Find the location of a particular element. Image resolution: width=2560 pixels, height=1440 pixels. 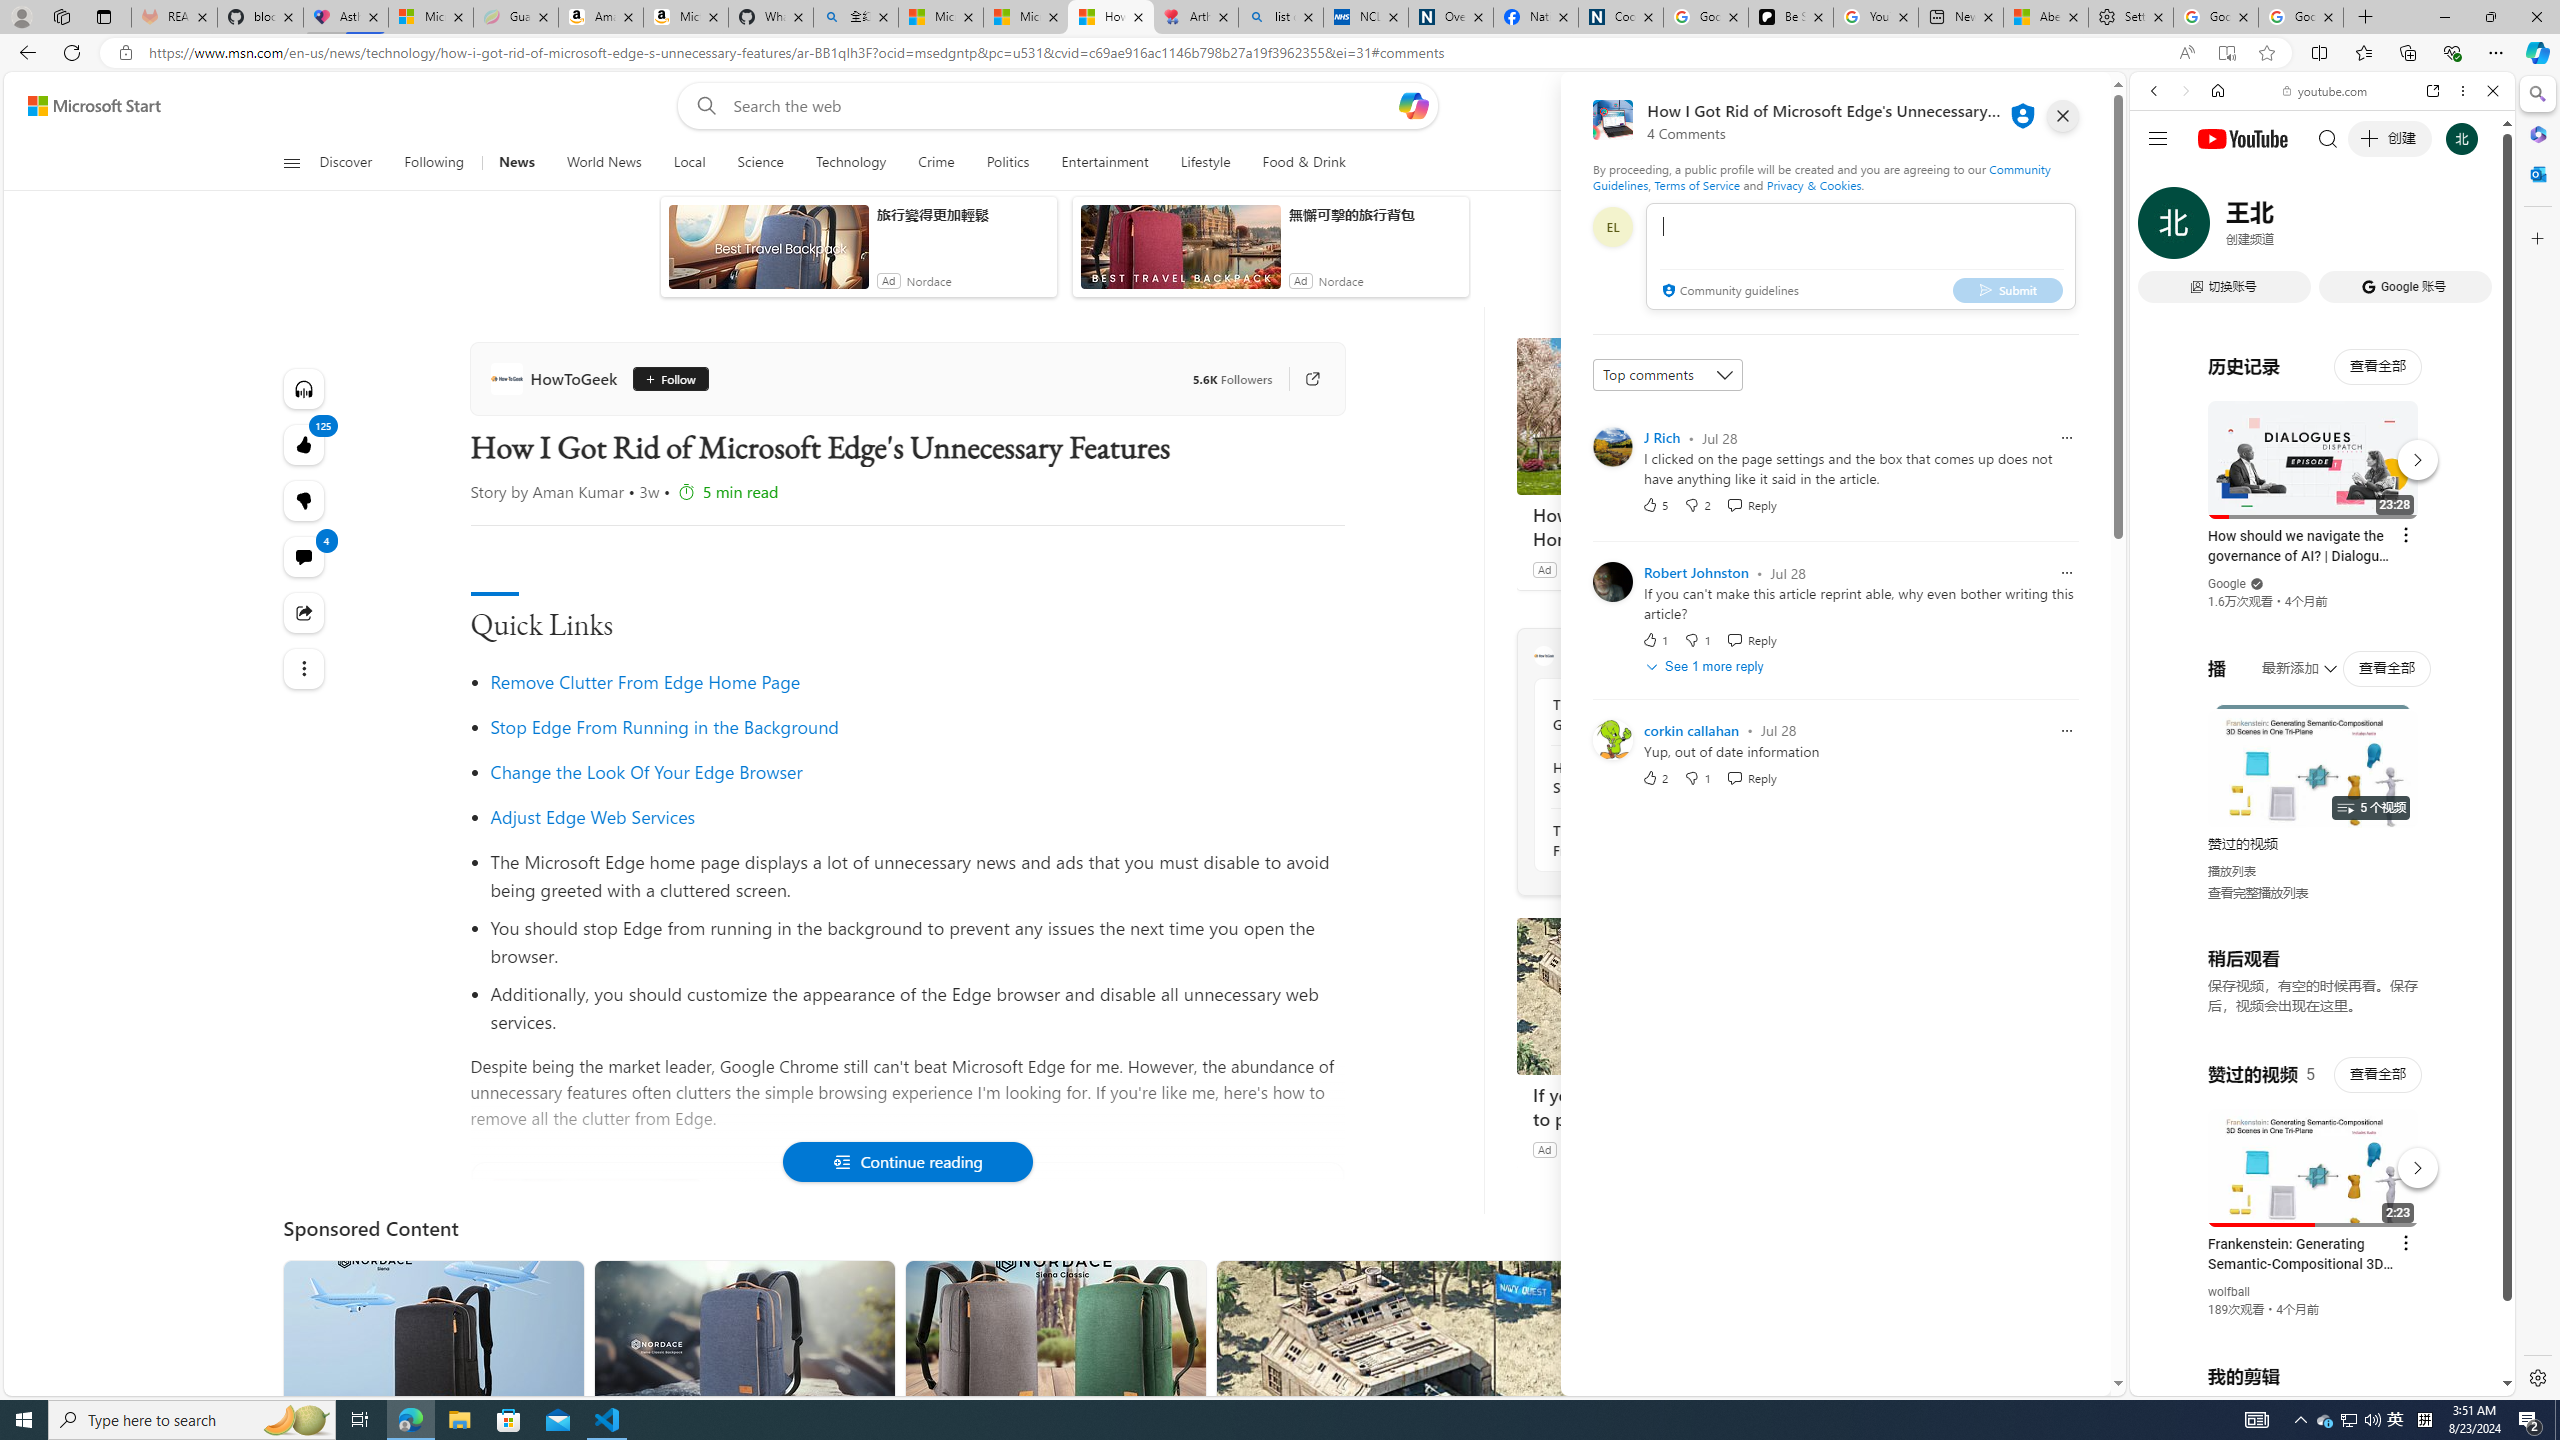

'Personal Profile' is located at coordinates (20, 16).